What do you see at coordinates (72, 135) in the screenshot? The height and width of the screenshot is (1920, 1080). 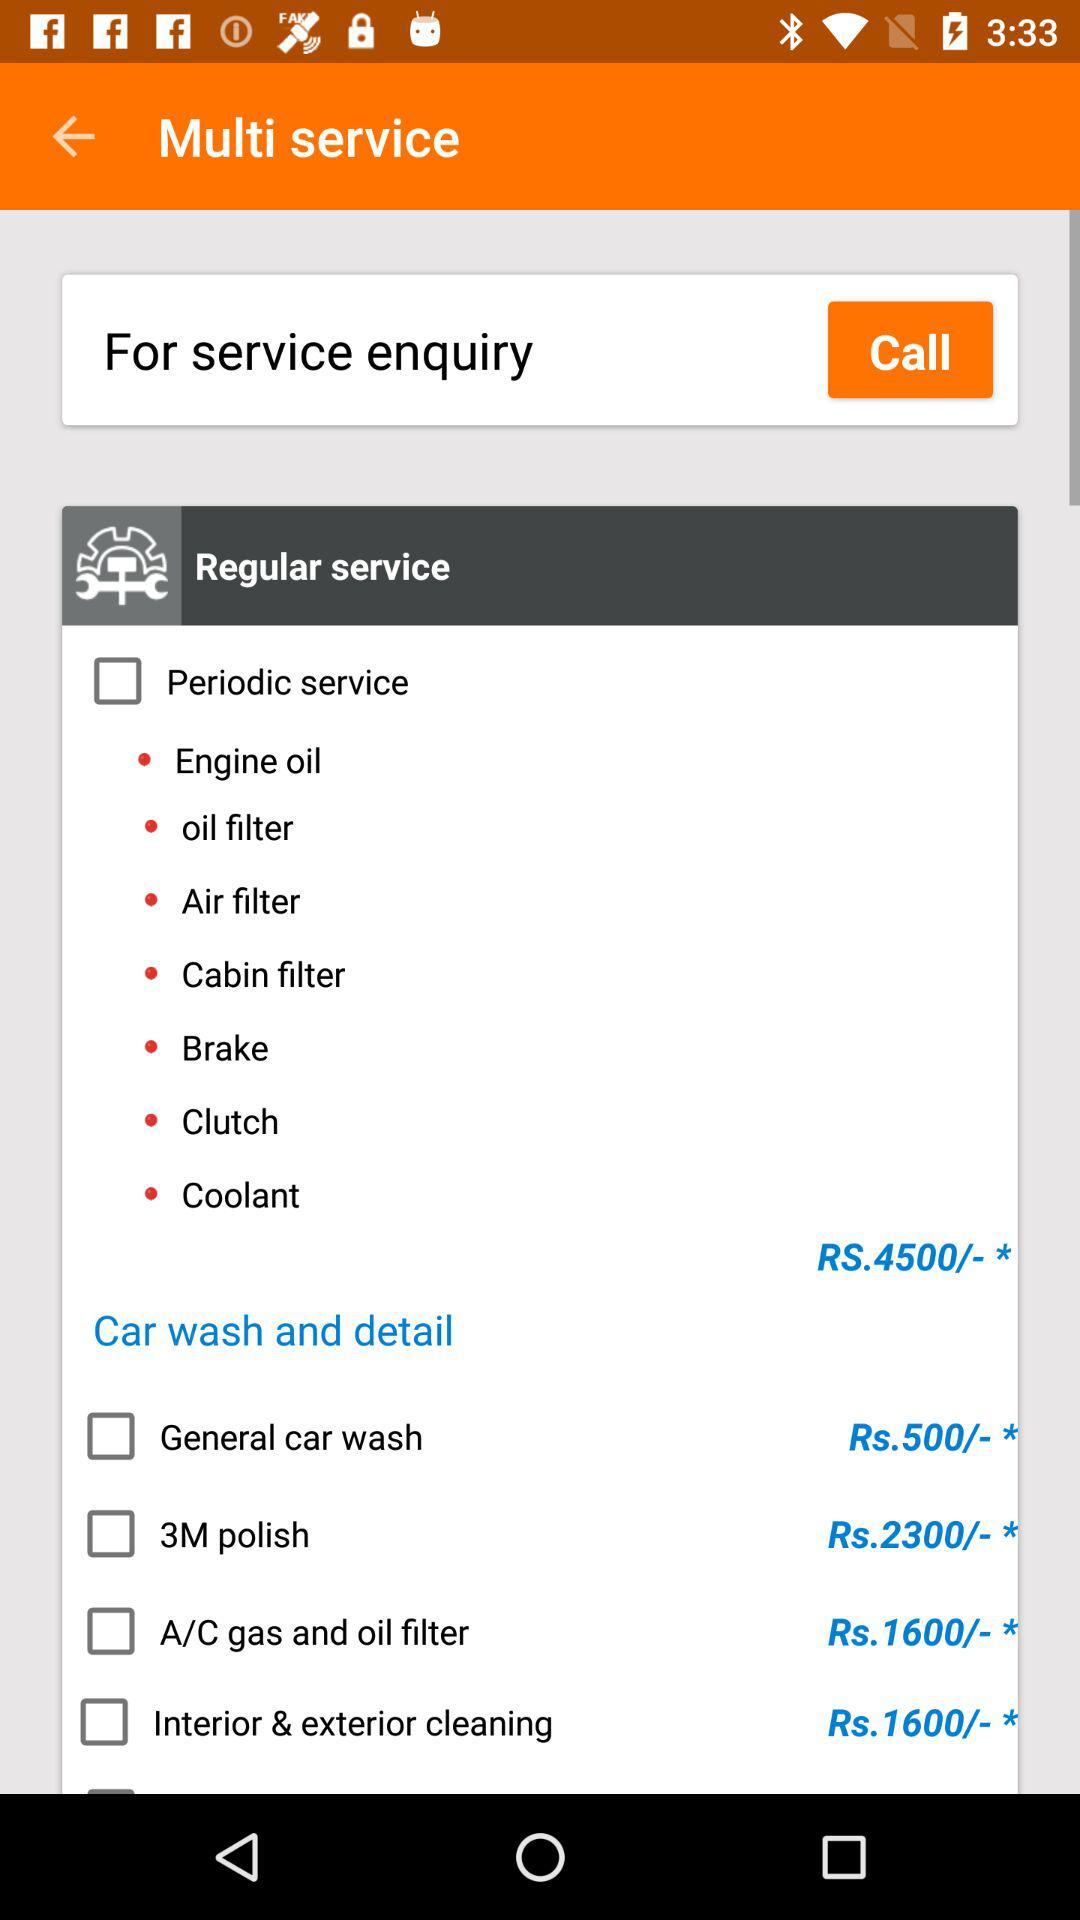 I see `item above the for service enquiry item` at bounding box center [72, 135].